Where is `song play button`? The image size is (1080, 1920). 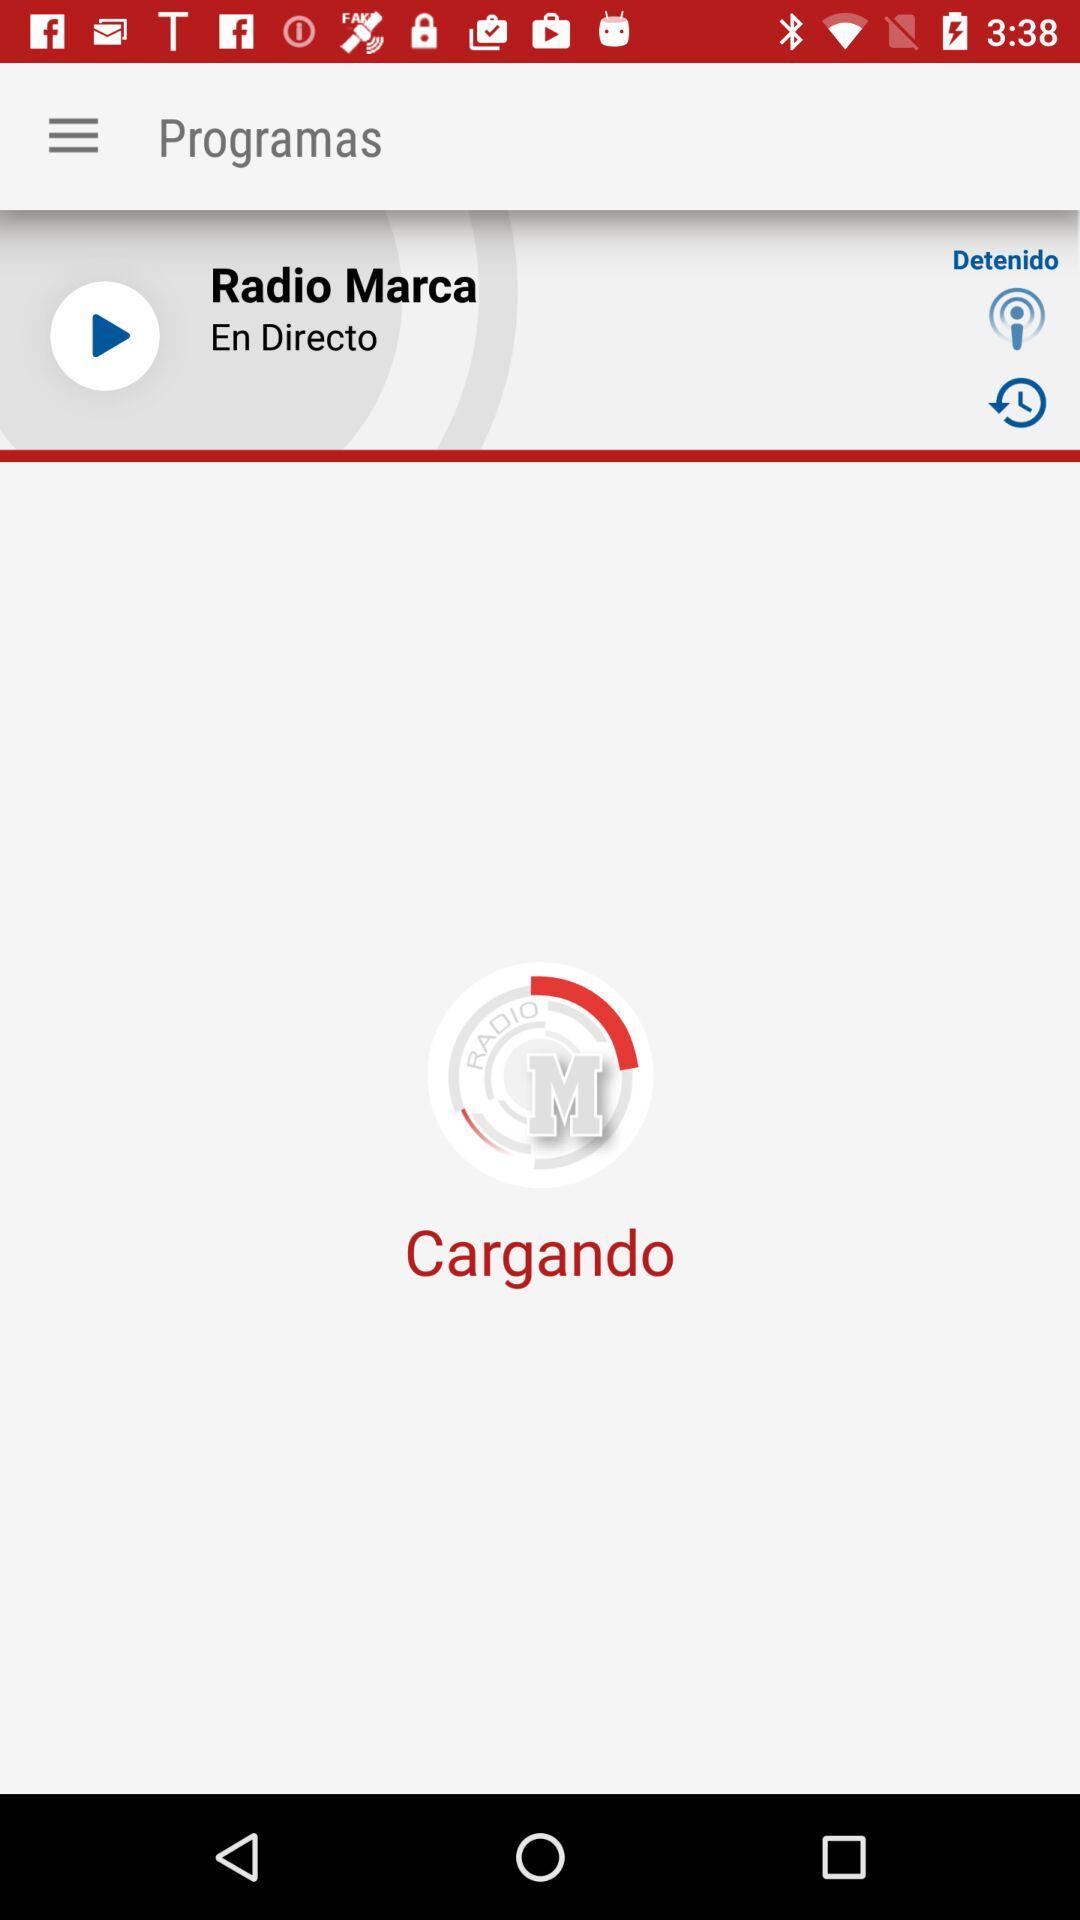
song play button is located at coordinates (104, 336).